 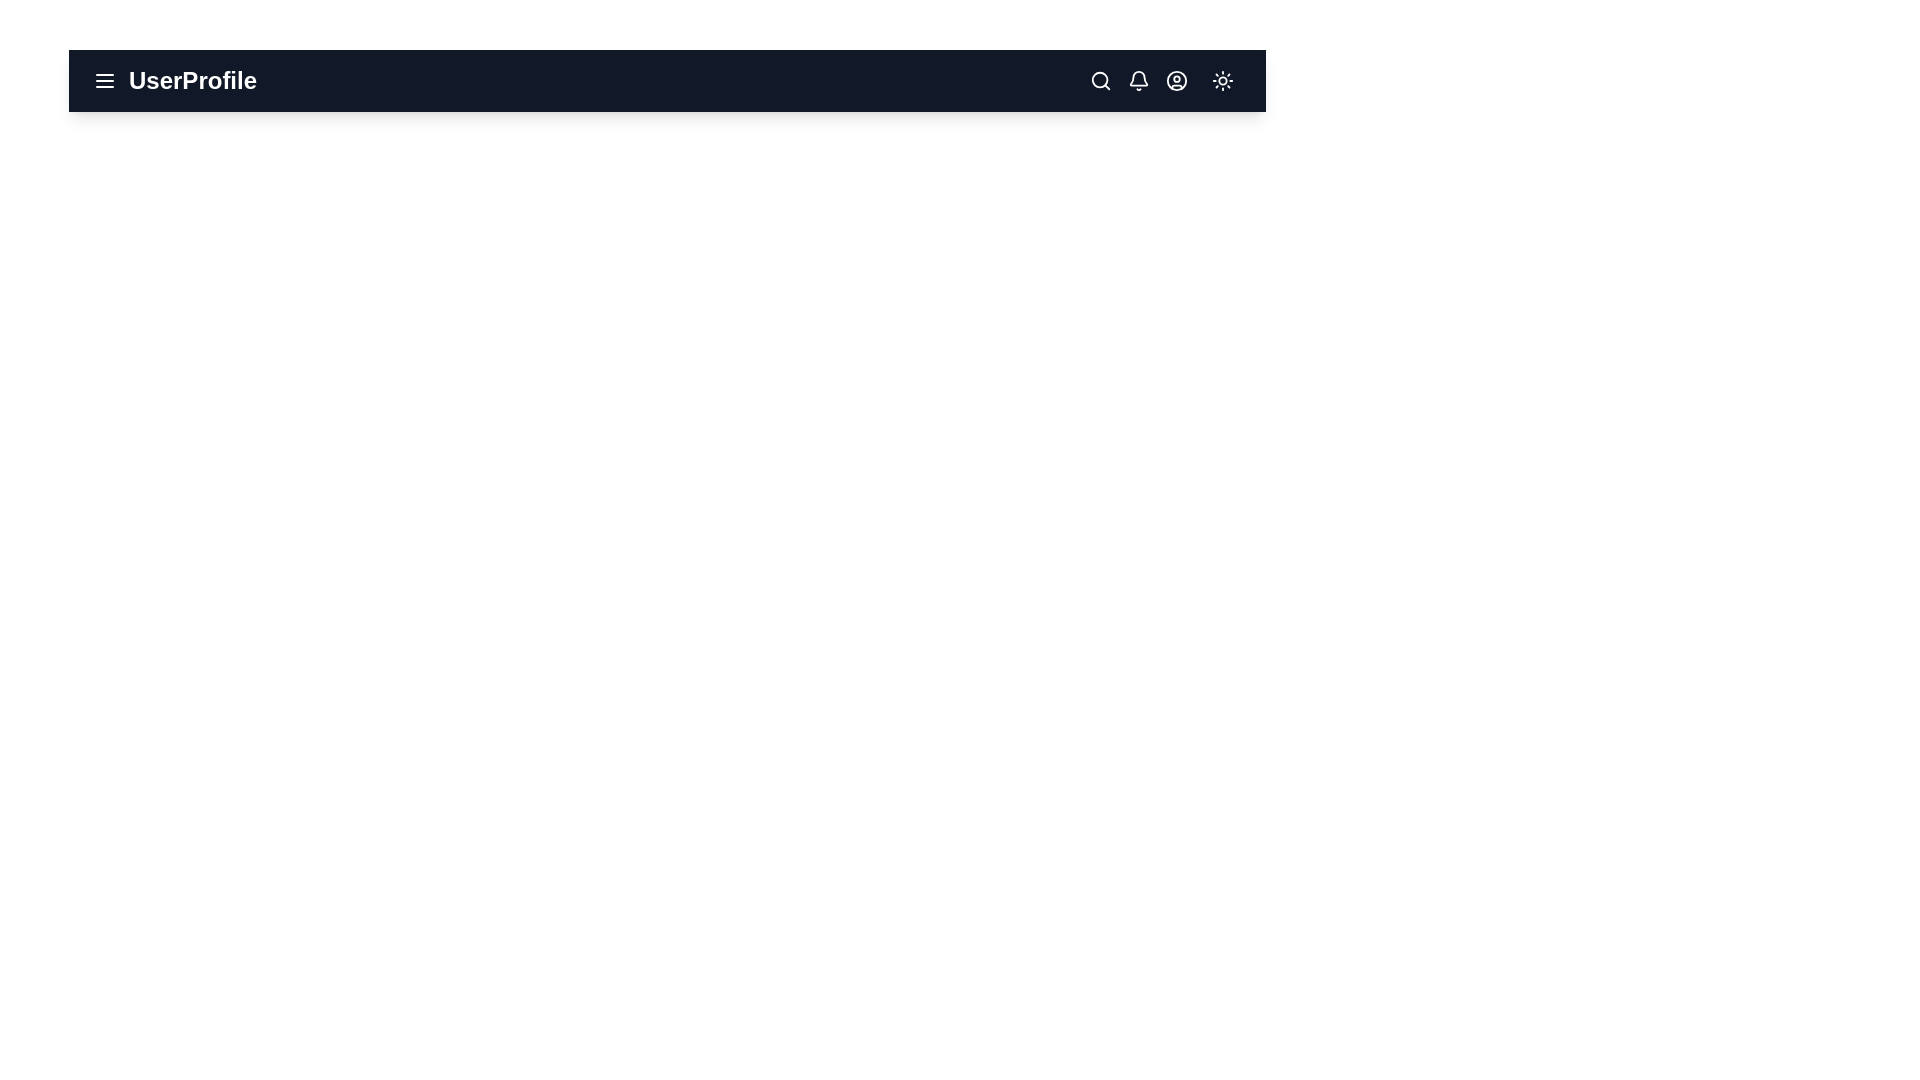 I want to click on the user profile icon to access the user profile options, so click(x=1176, y=80).